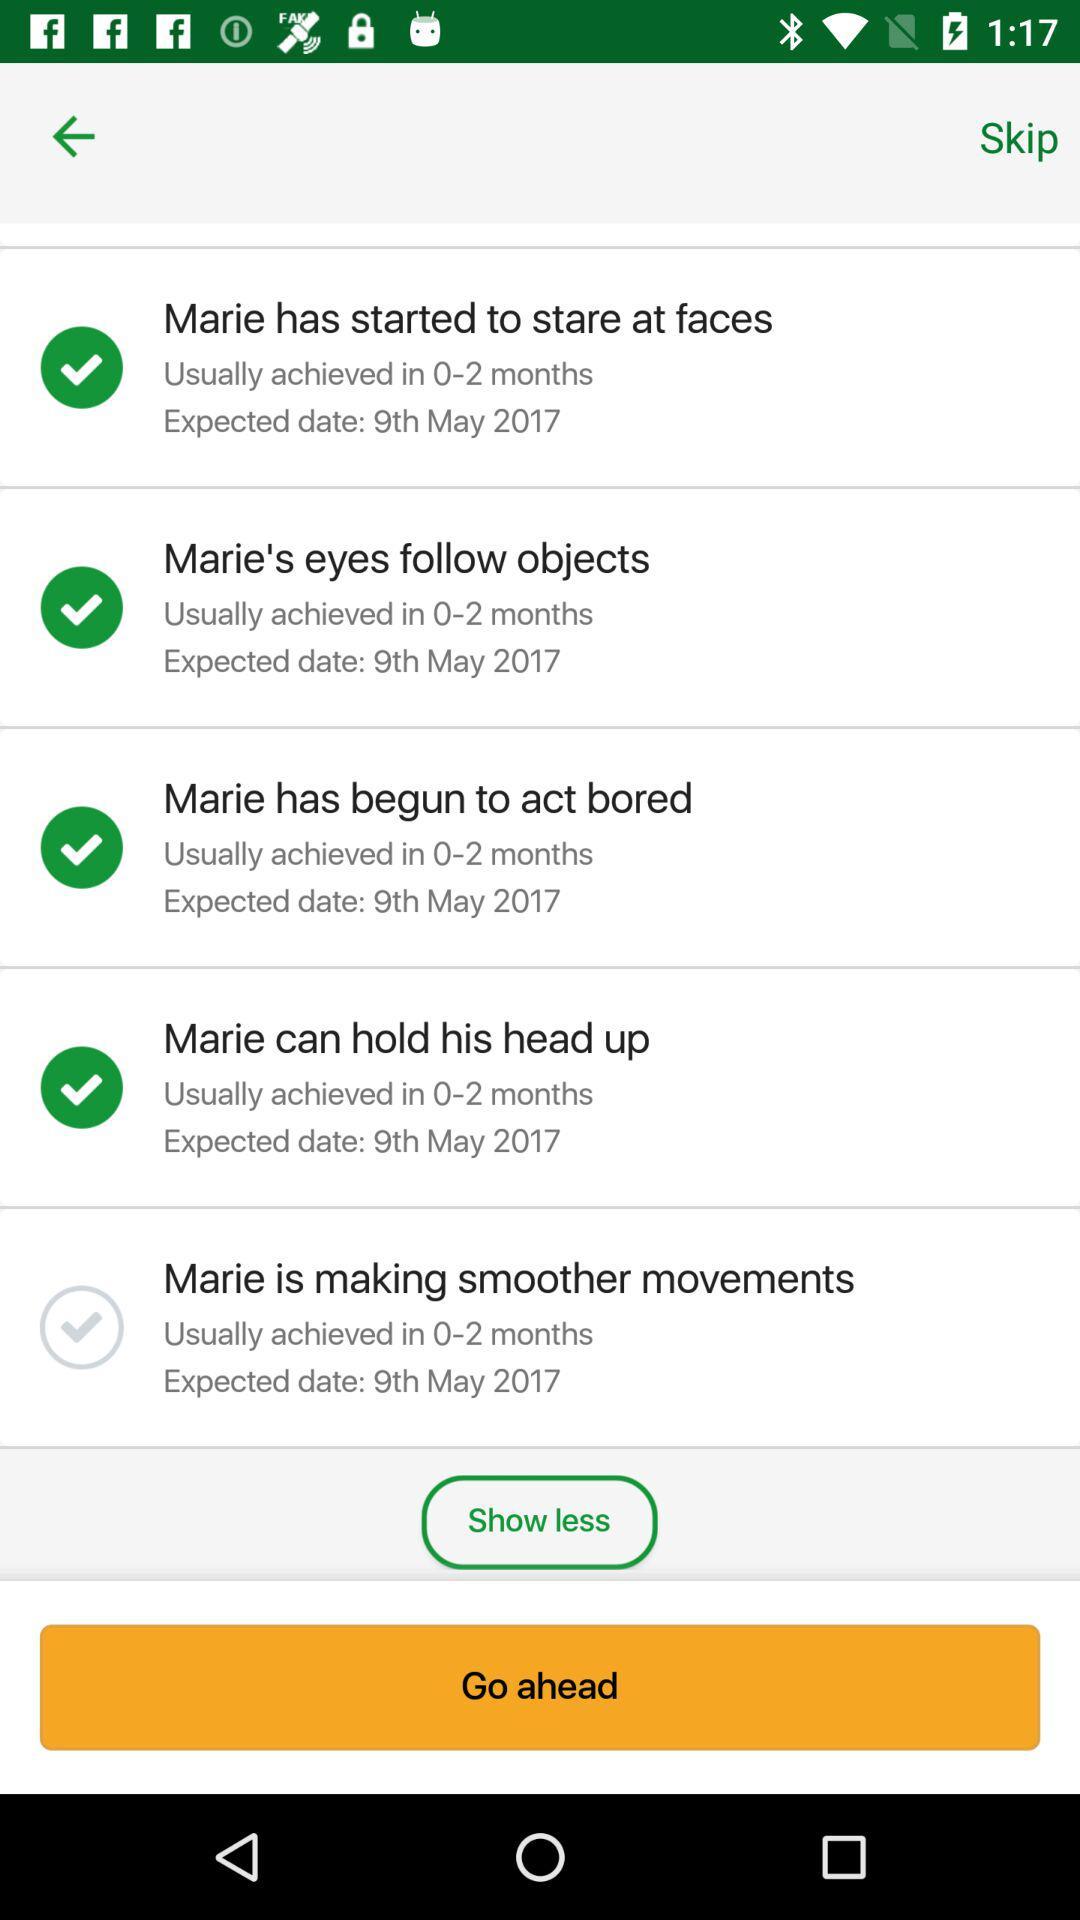 The image size is (1080, 1920). Describe the element at coordinates (538, 1521) in the screenshot. I see `show less` at that location.